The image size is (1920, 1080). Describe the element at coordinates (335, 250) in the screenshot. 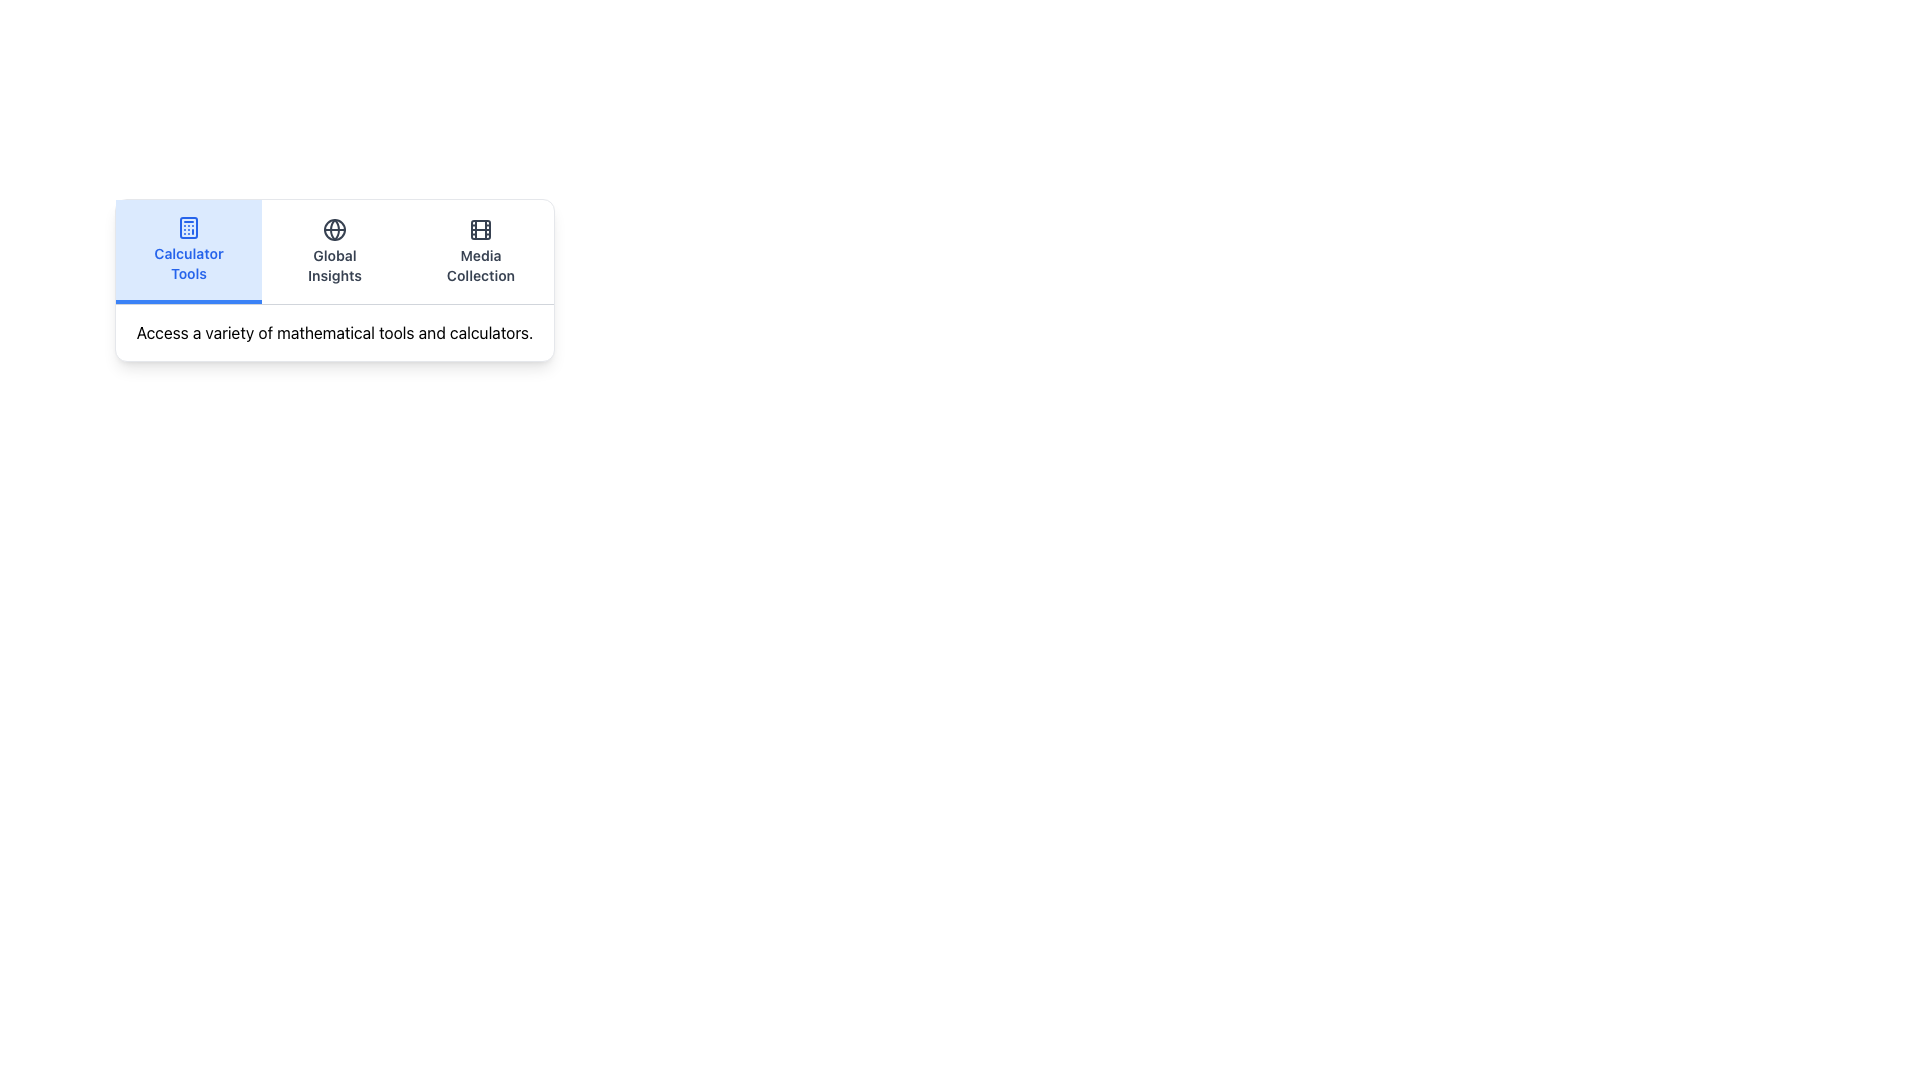

I see `the 'Global Insights' button, which is the second button in a row of three buttons, to change its background color` at that location.